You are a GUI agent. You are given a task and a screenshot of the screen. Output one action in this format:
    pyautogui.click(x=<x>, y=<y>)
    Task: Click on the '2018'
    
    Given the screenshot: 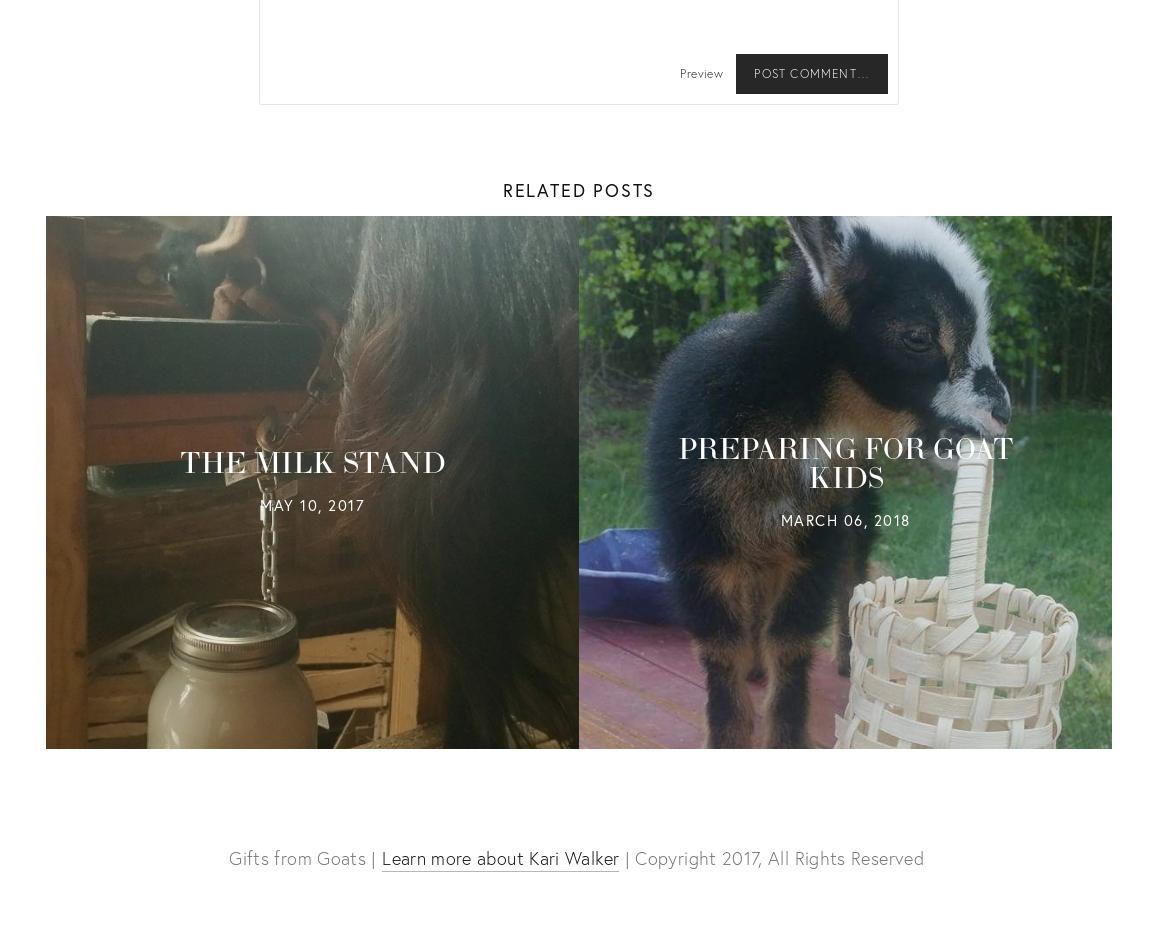 What is the action you would take?
    pyautogui.click(x=891, y=517)
    